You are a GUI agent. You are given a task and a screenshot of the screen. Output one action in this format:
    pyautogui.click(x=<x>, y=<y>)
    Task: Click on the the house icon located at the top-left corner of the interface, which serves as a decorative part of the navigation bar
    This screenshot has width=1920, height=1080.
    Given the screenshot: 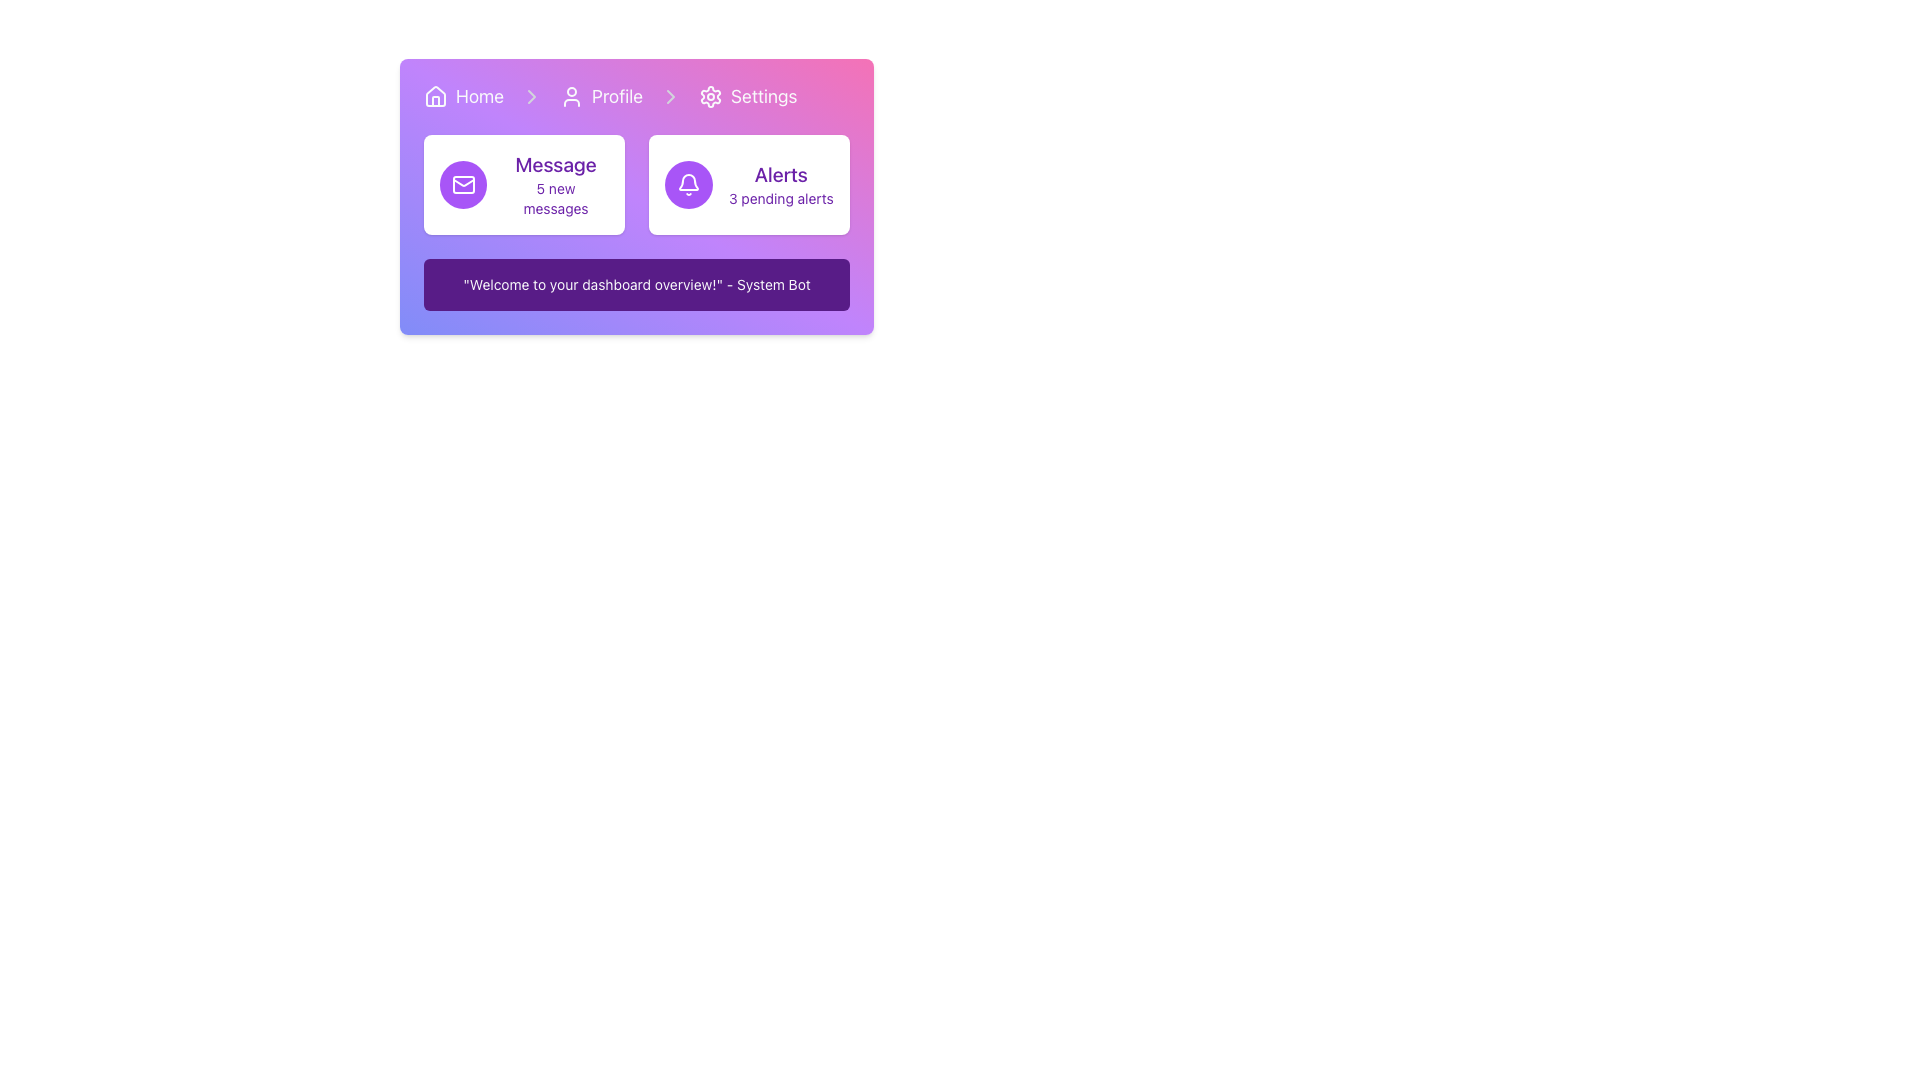 What is the action you would take?
    pyautogui.click(x=435, y=101)
    